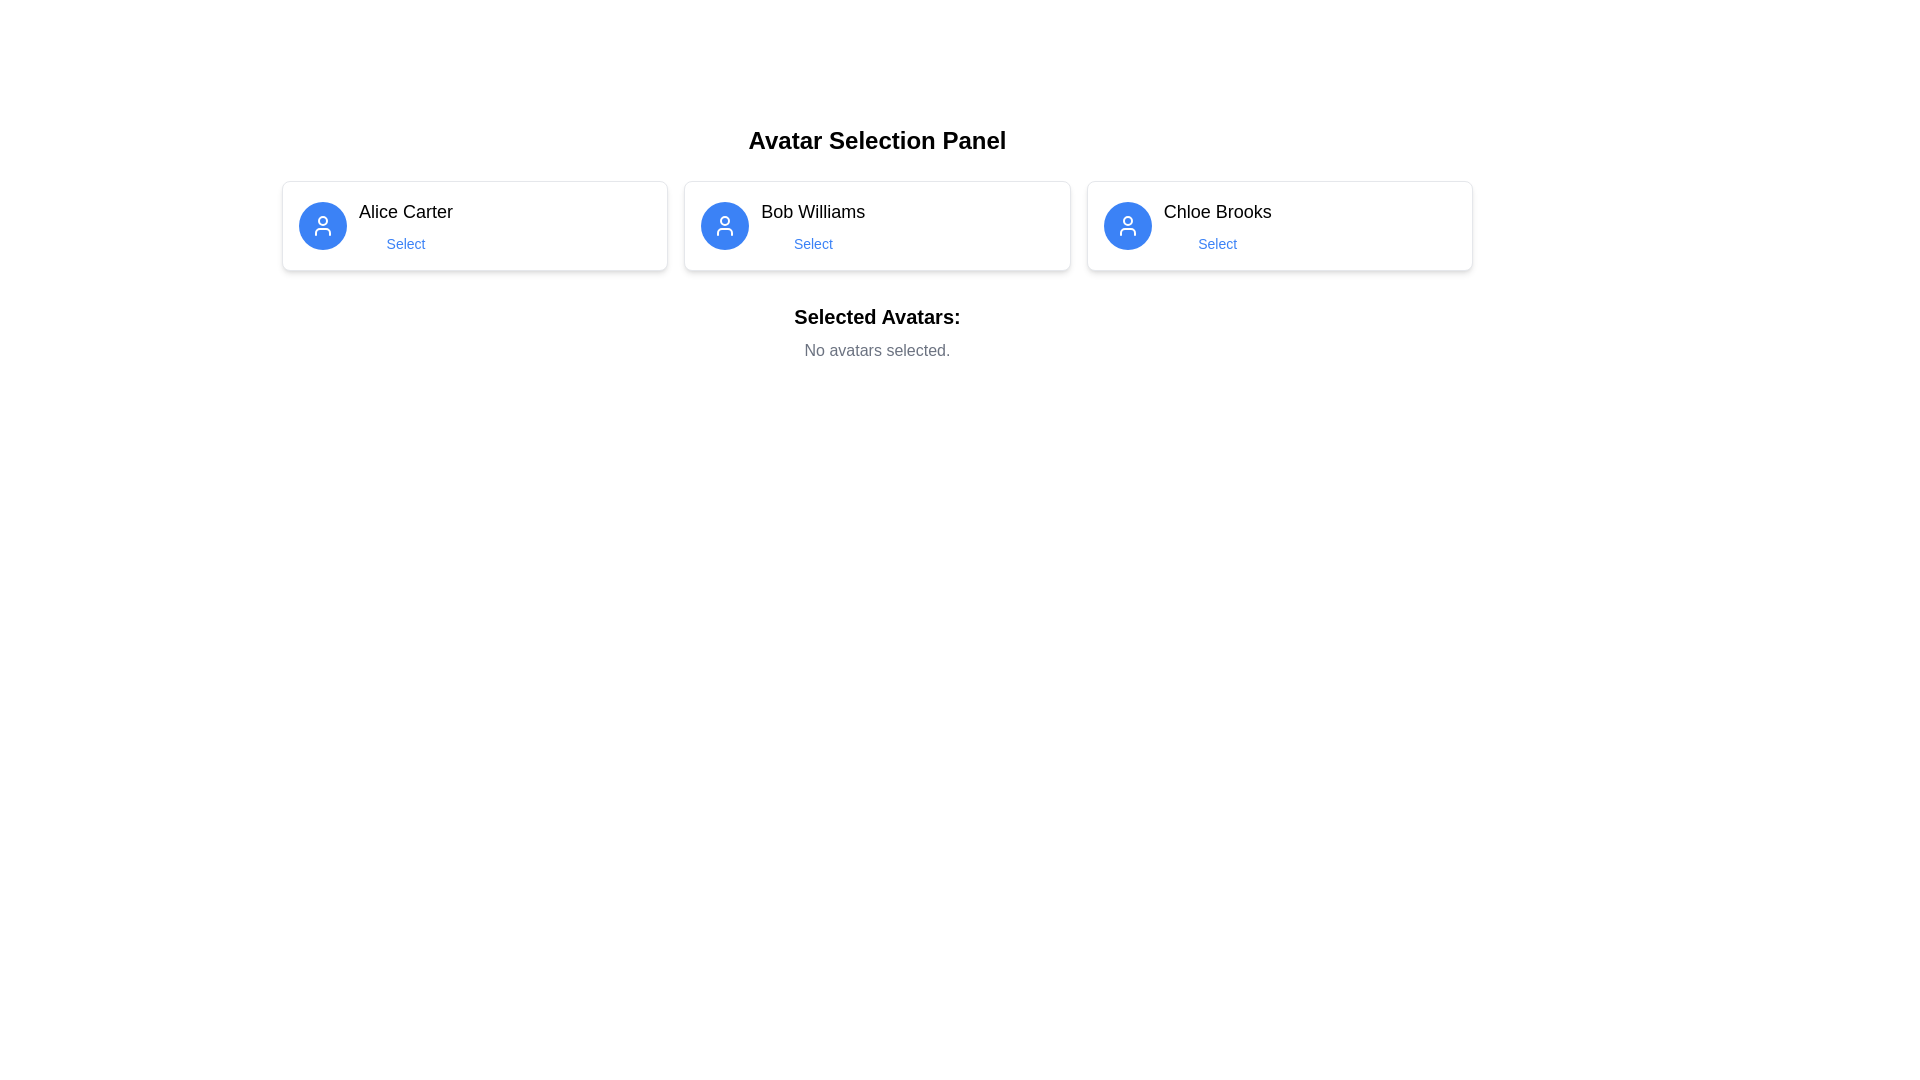 This screenshot has width=1920, height=1080. What do you see at coordinates (405, 212) in the screenshot?
I see `the text label displaying 'Alice Carter', which is styled in medium-weight font and is positioned above the 'Select' link within a card layout` at bounding box center [405, 212].